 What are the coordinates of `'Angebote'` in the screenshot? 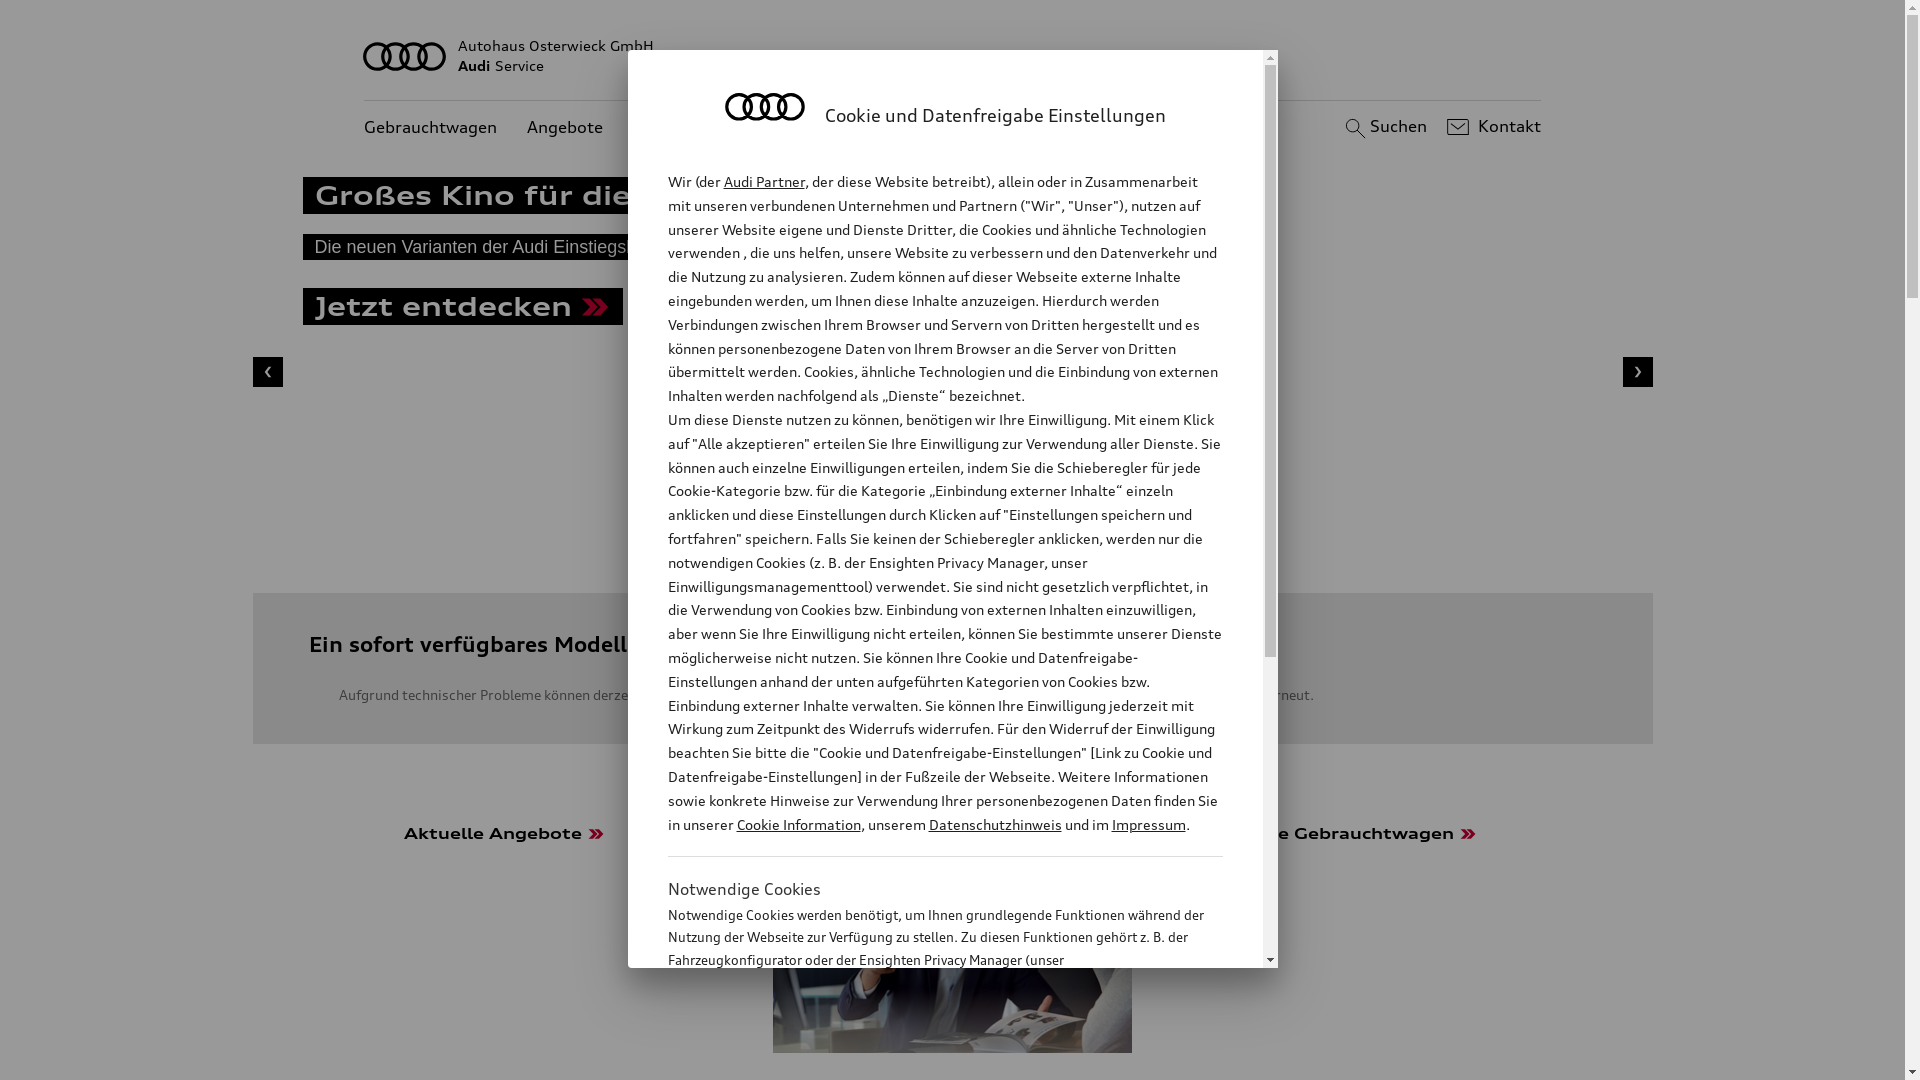 It's located at (564, 127).